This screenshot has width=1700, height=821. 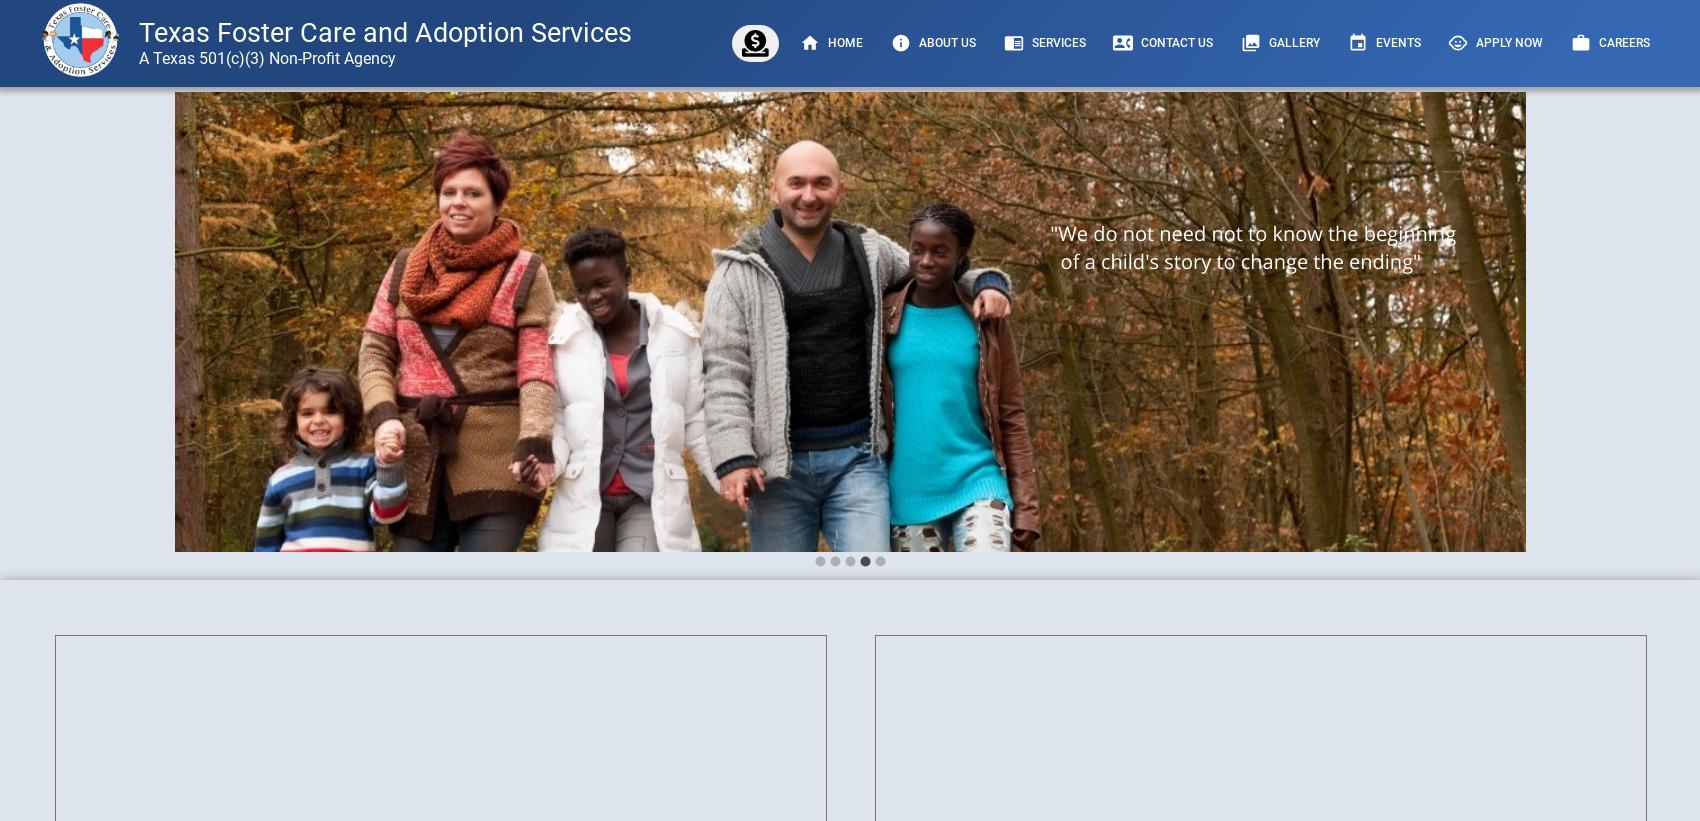 What do you see at coordinates (1623, 41) in the screenshot?
I see `'Careers'` at bounding box center [1623, 41].